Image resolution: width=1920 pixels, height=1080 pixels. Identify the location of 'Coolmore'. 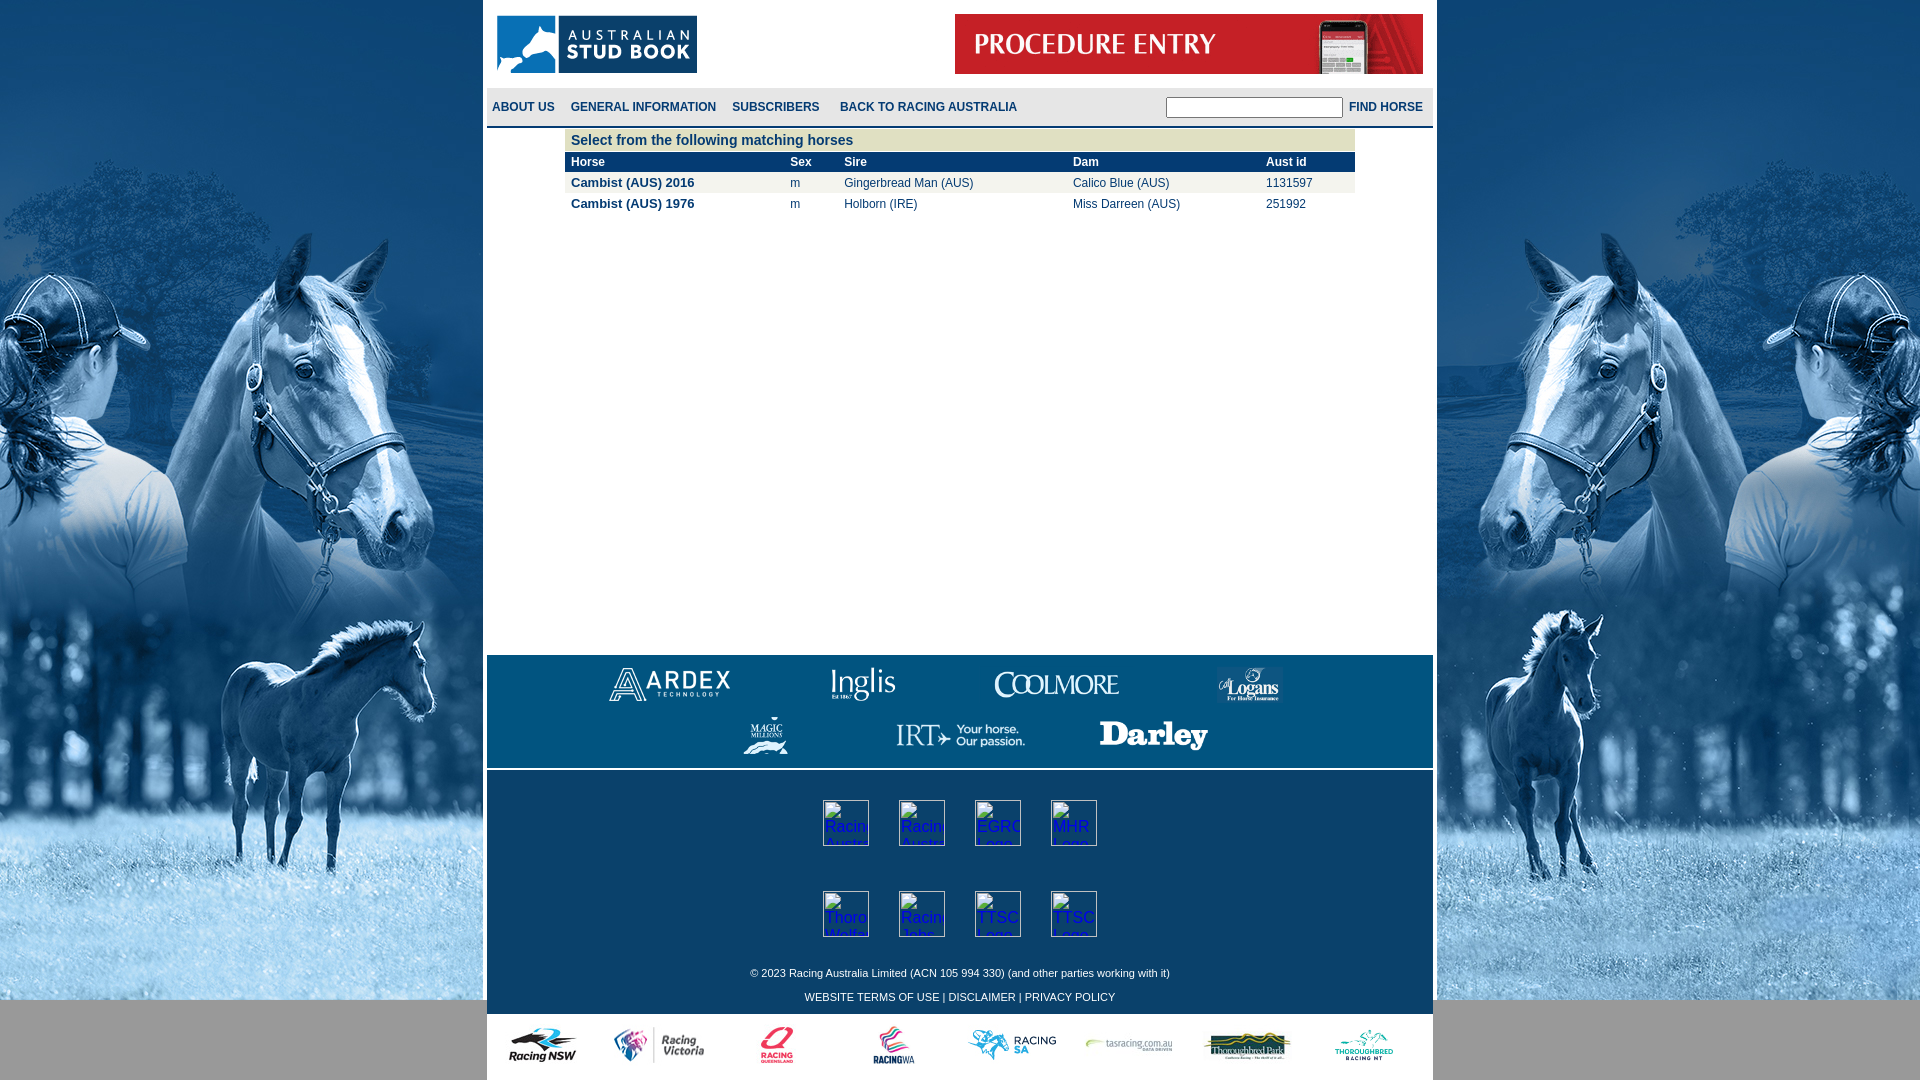
(961, 683).